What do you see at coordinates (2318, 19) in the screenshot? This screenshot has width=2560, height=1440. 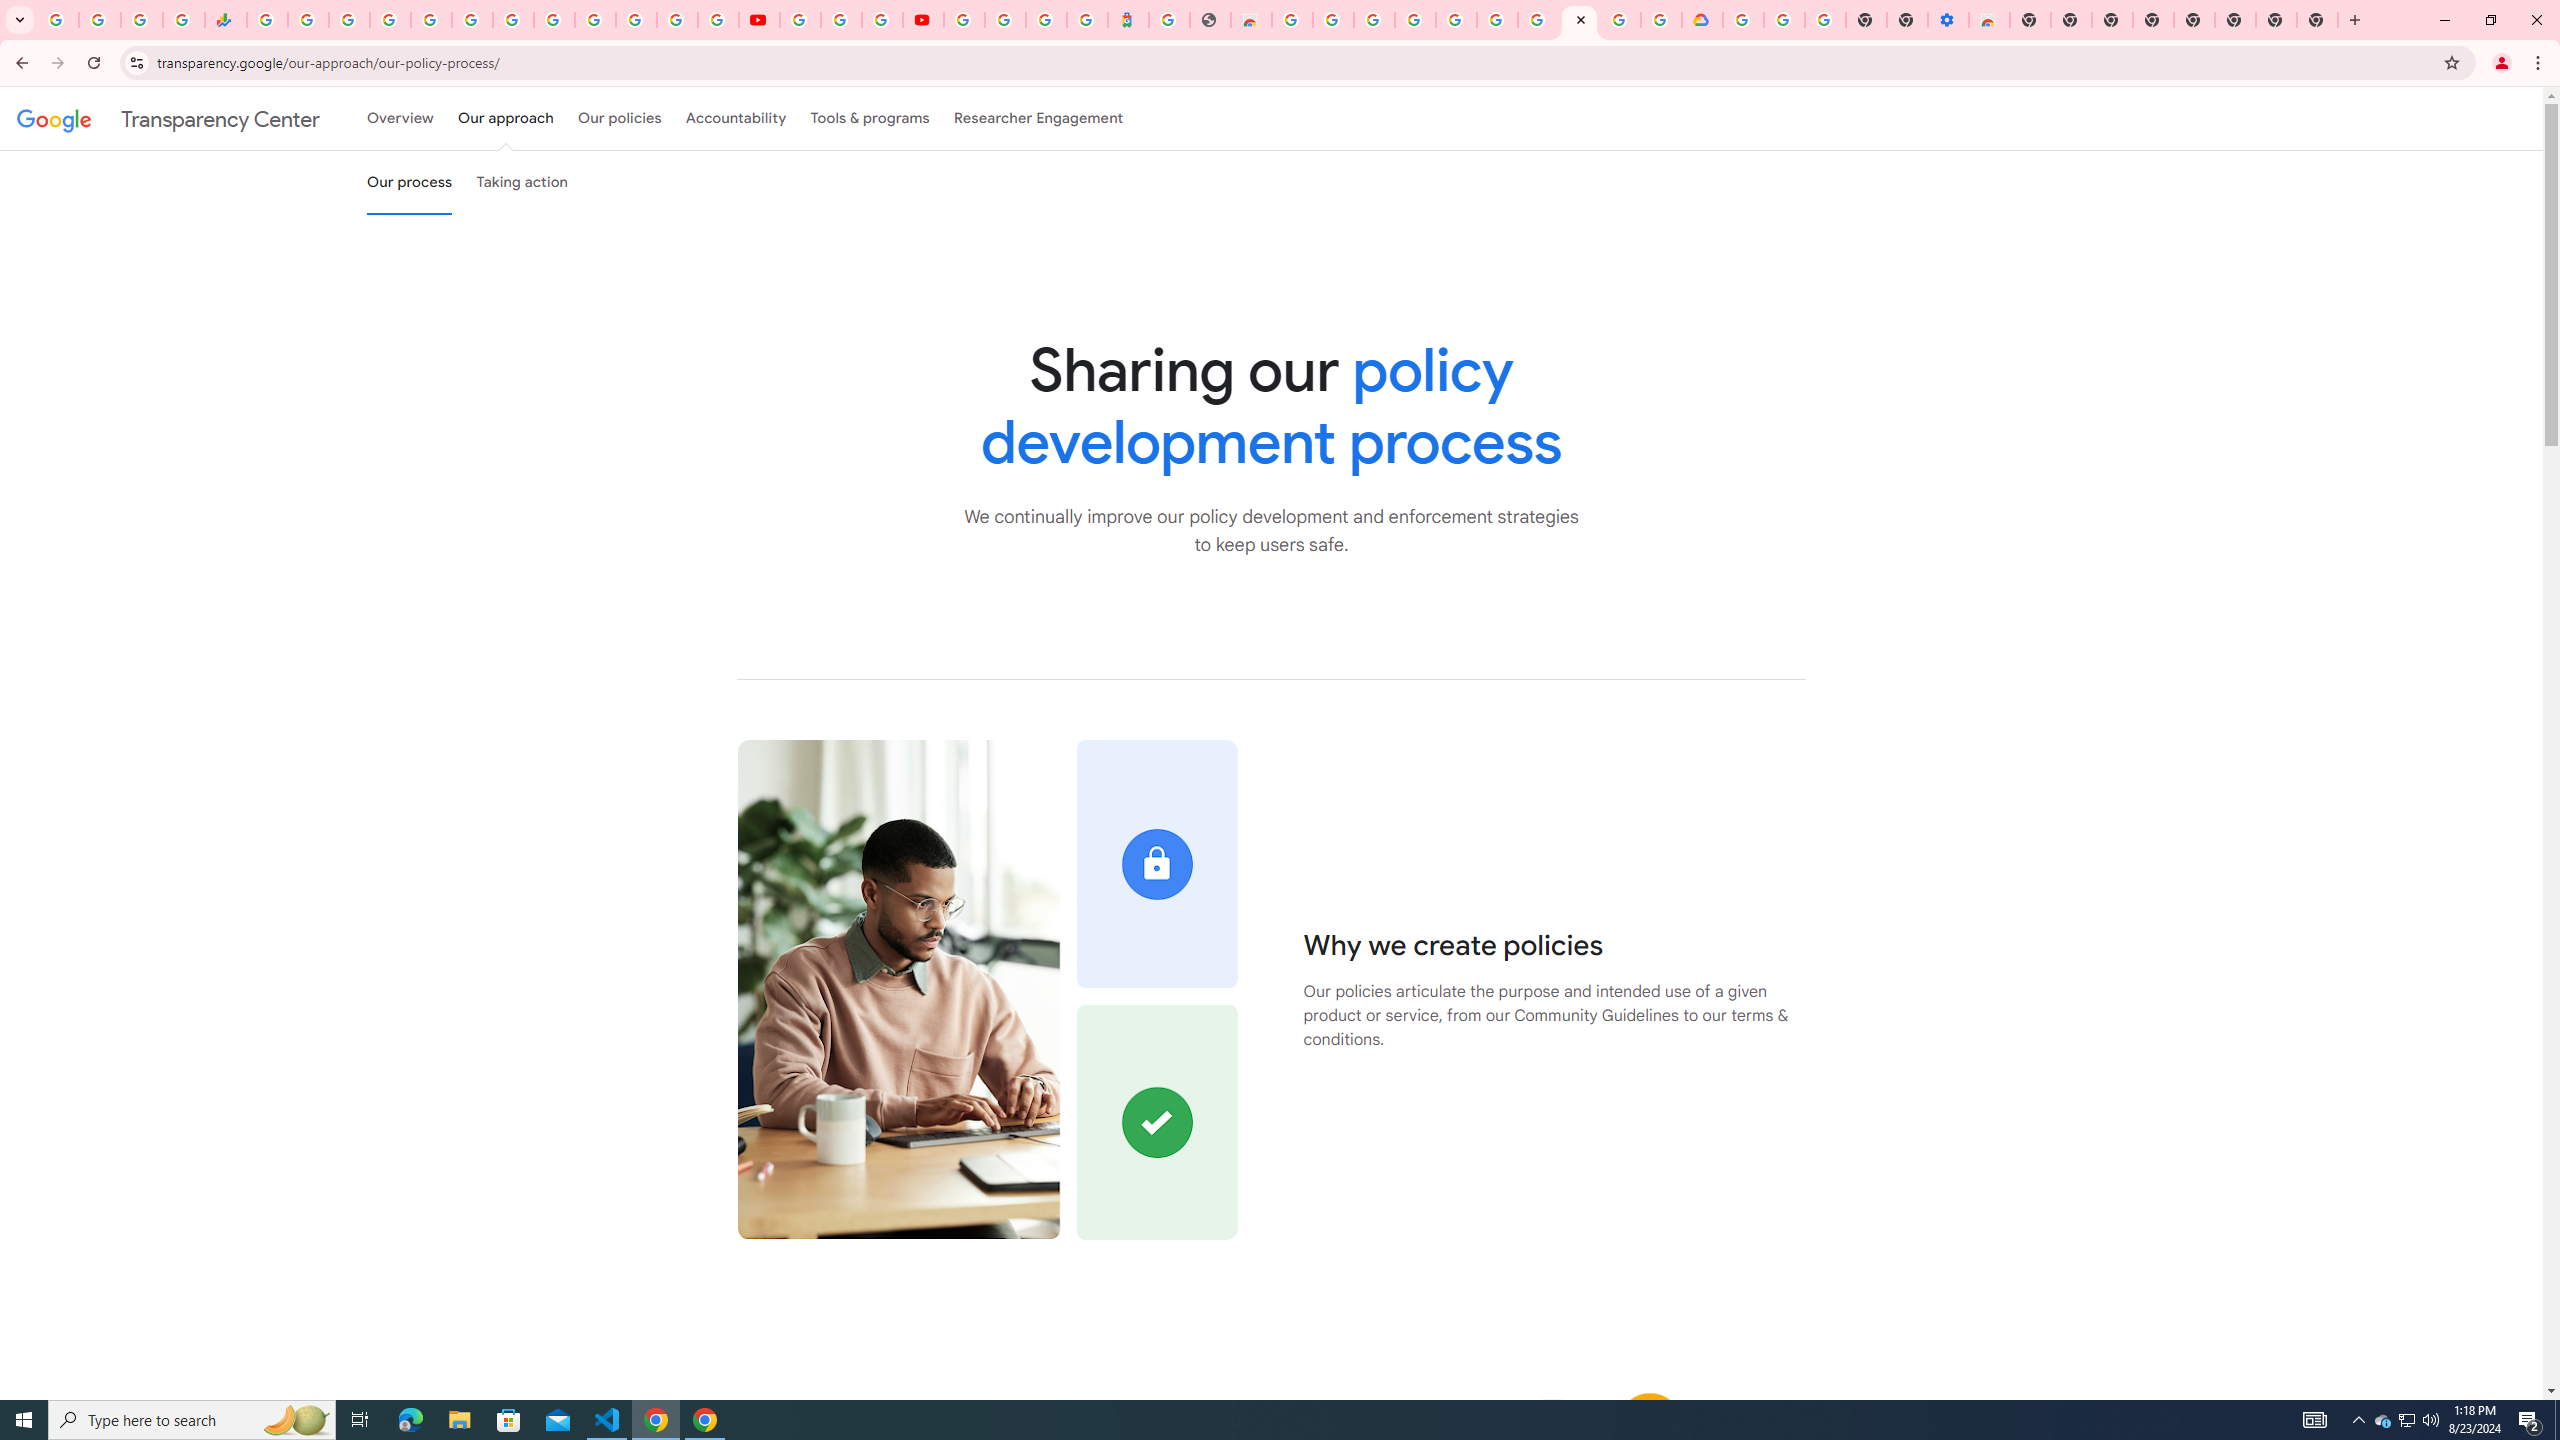 I see `'New Tab'` at bounding box center [2318, 19].